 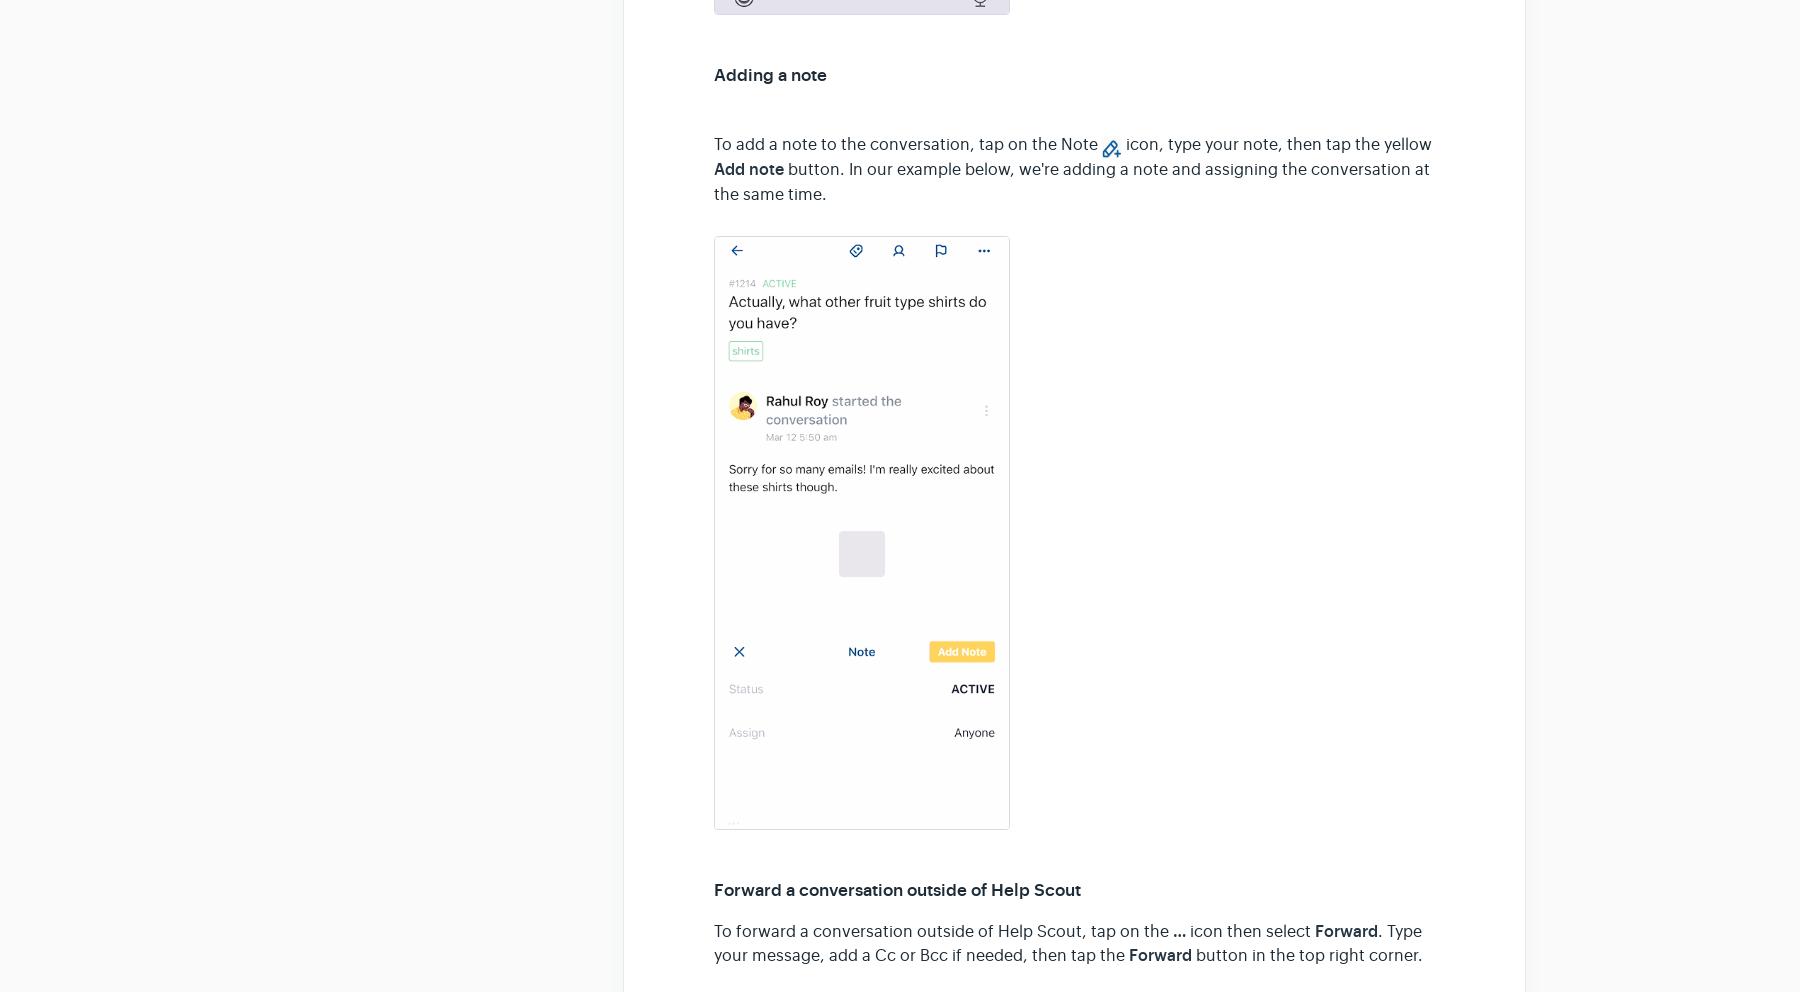 I want to click on 'button. In our example below, we're adding a note and assigning the conversation at the same time.', so click(x=713, y=181).